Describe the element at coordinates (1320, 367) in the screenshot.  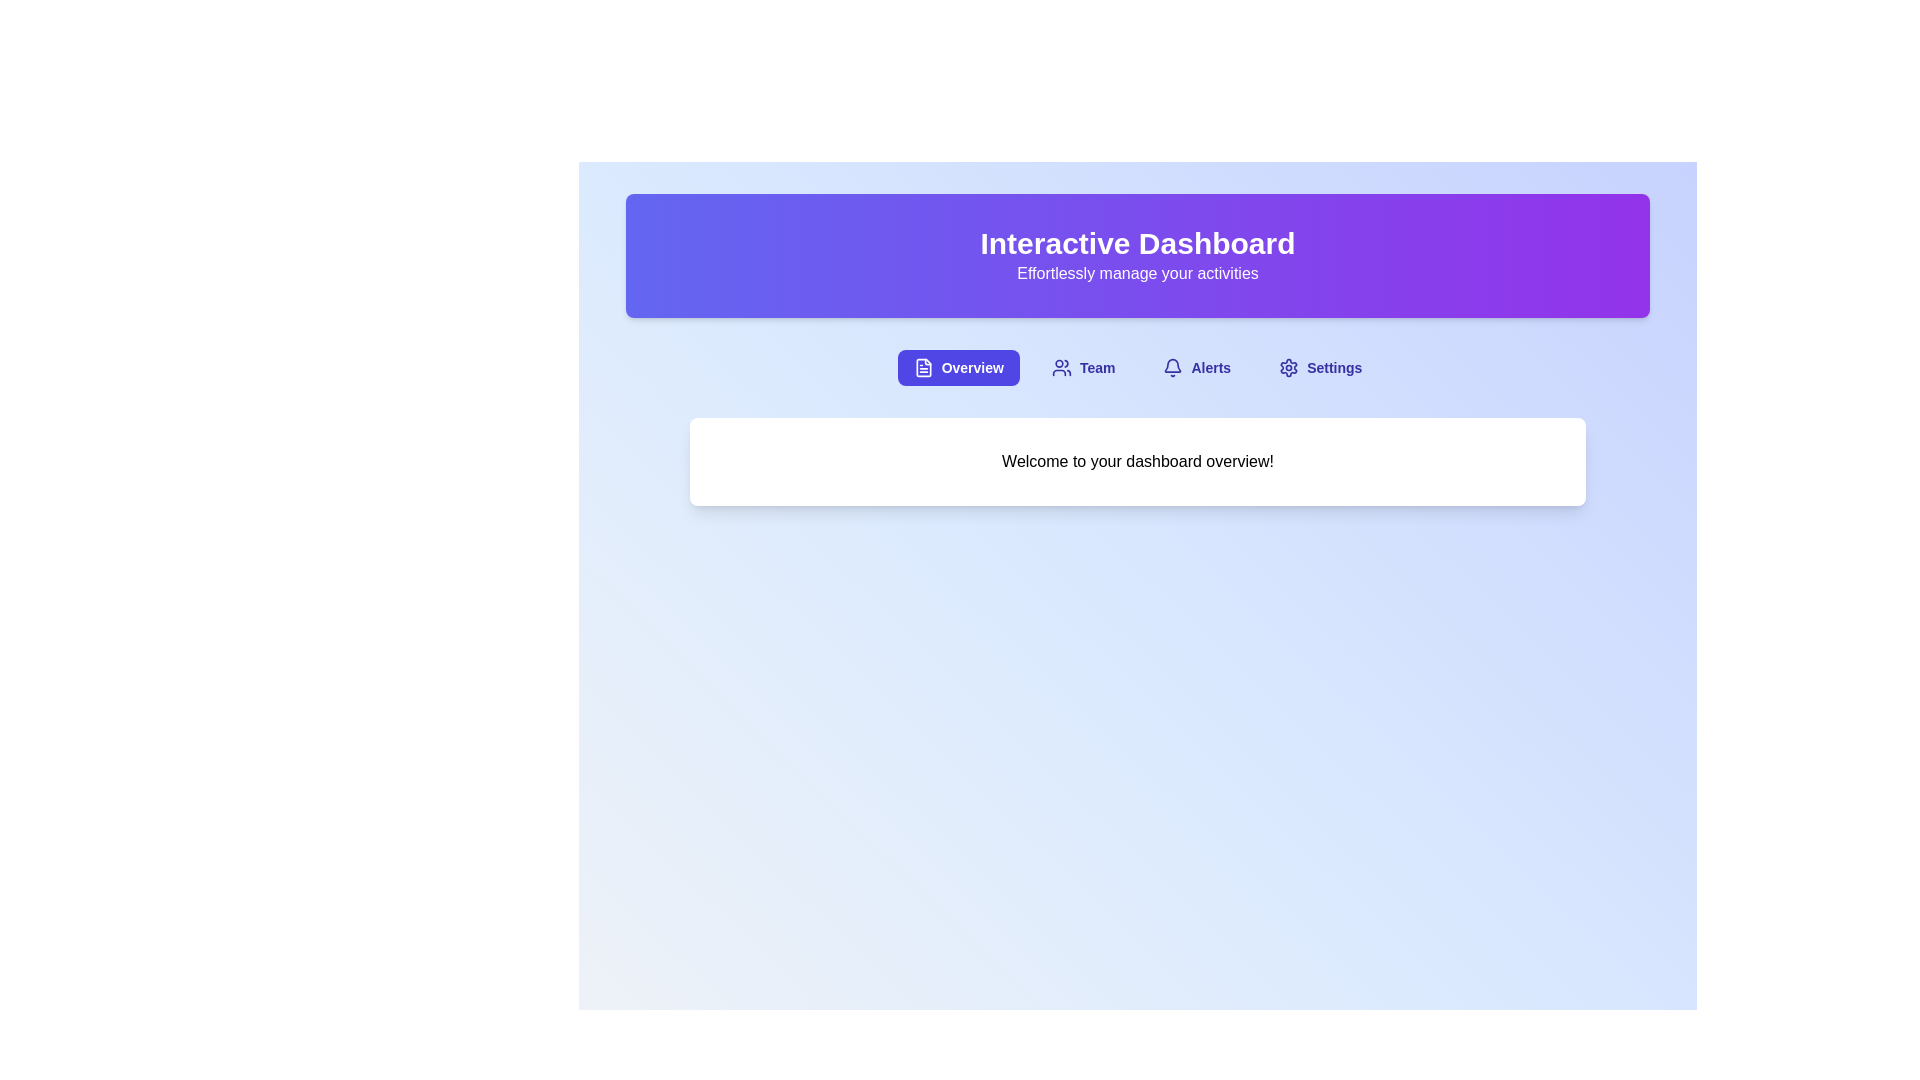
I see `the 'Settings' button, which is the fourth button in the horizontal navigation bar` at that location.